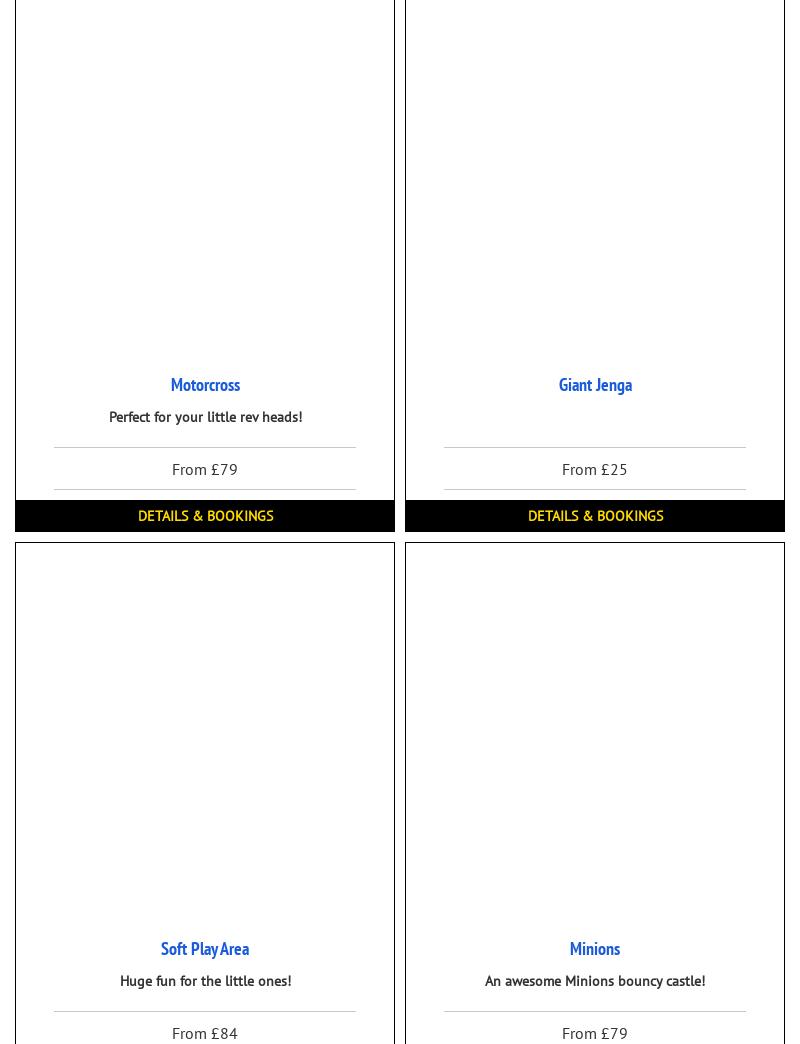  I want to click on 'Minions', so click(569, 947).